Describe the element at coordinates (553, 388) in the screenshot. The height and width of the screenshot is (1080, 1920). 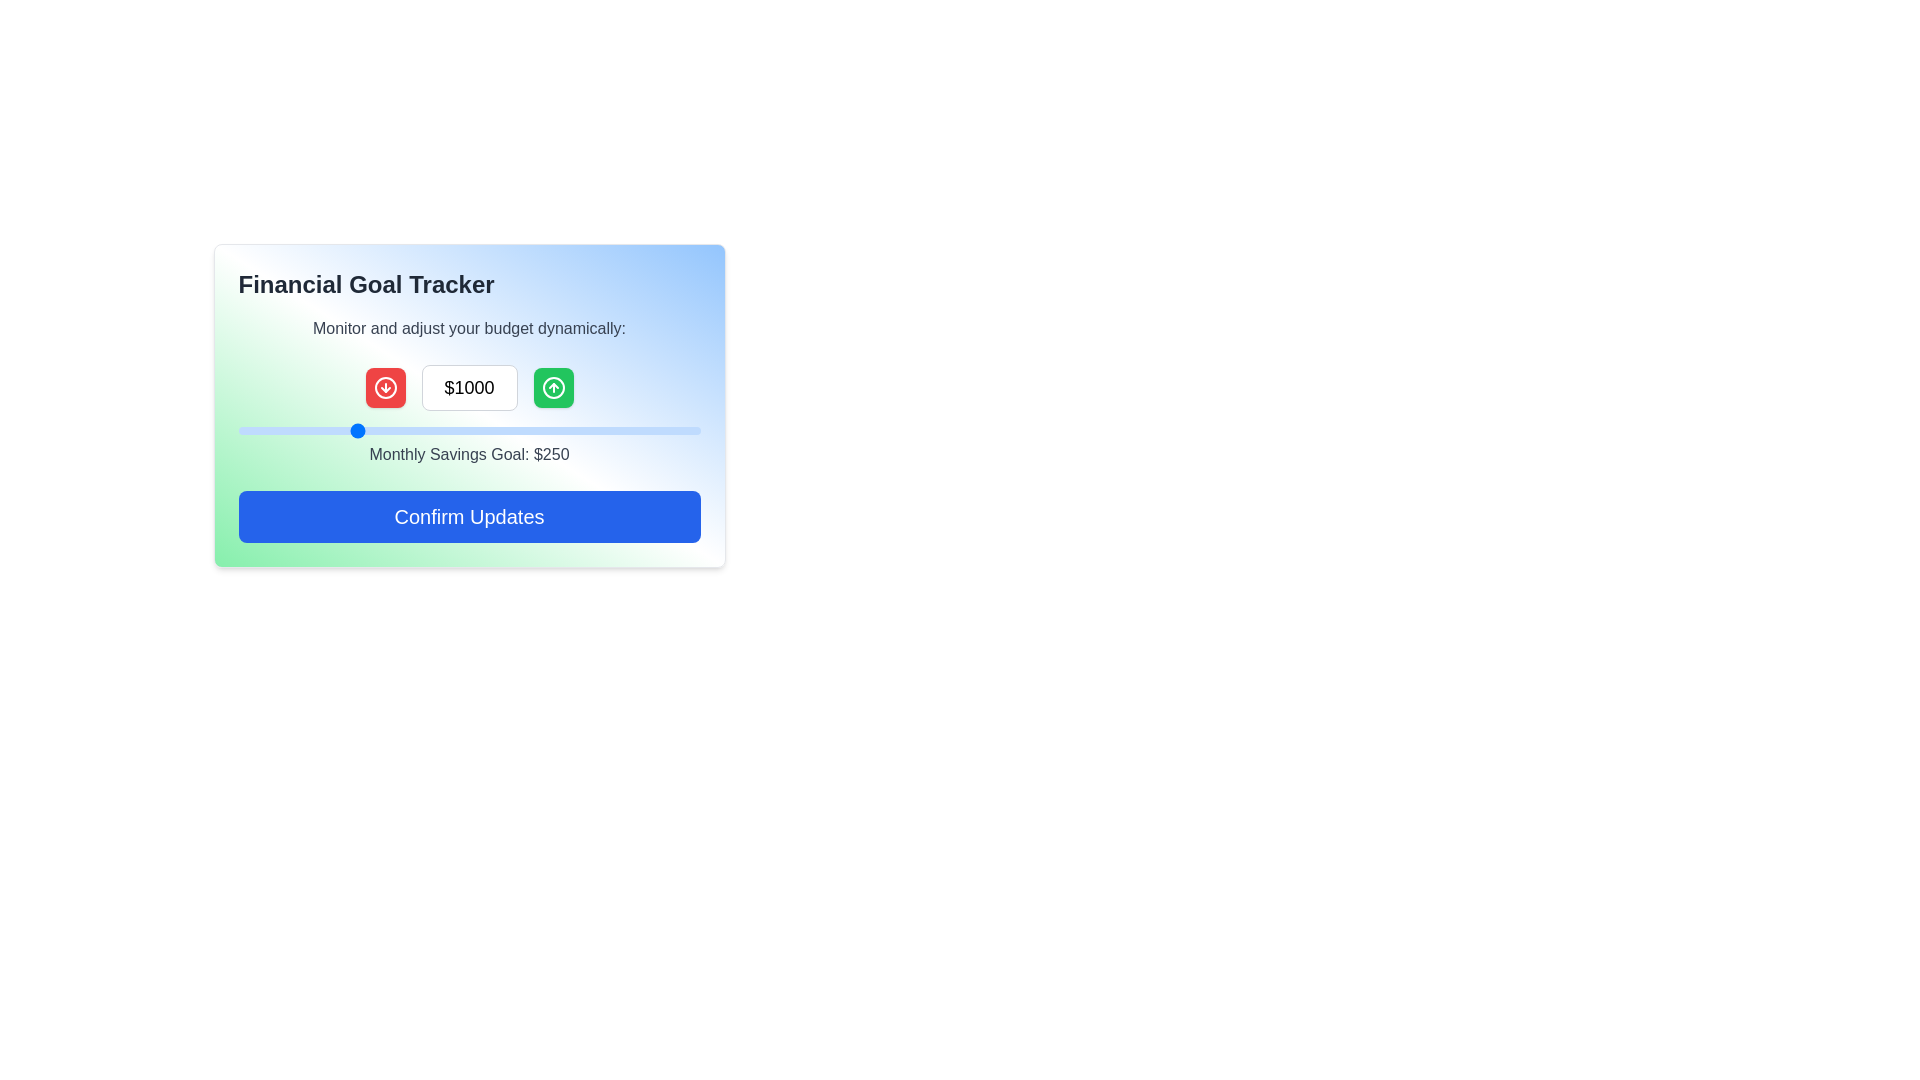
I see `the rounded rectangular green button with a white border and upward-pointing arrow icon for keyboard actions` at that location.